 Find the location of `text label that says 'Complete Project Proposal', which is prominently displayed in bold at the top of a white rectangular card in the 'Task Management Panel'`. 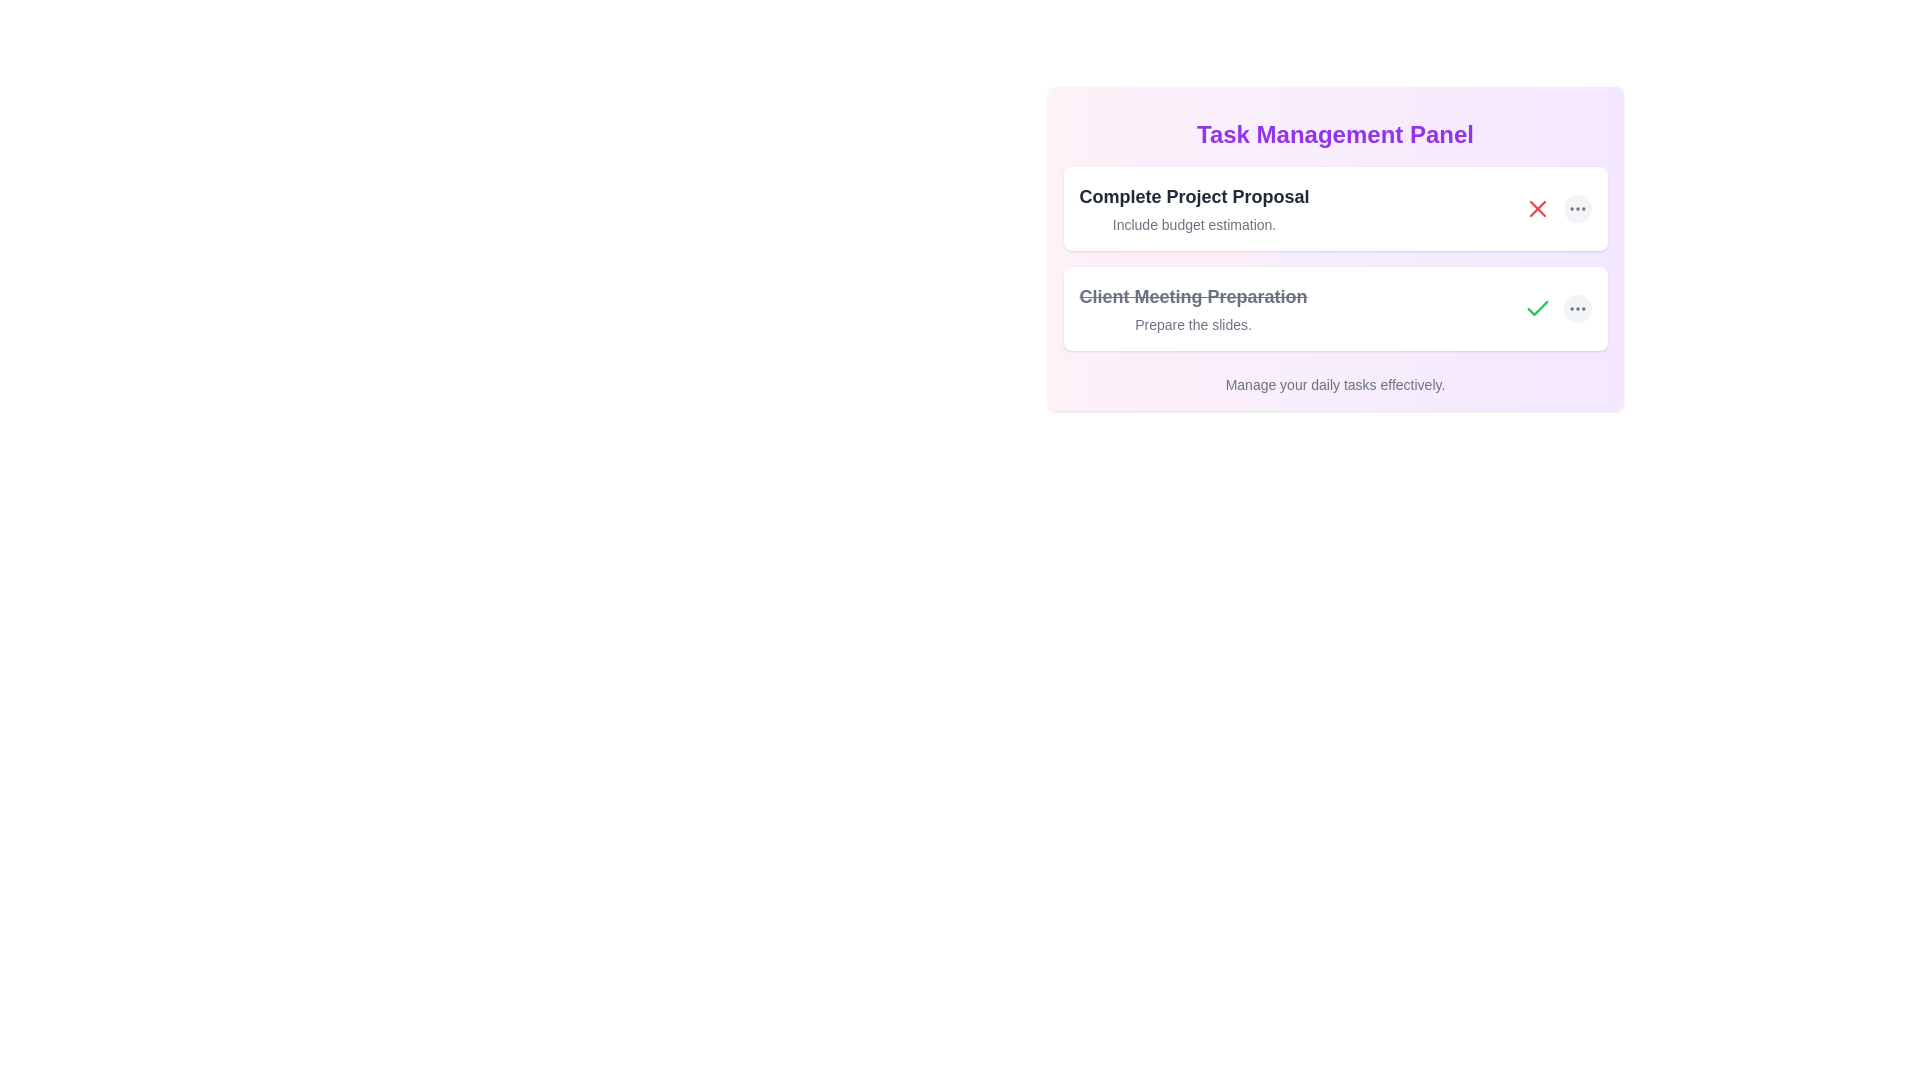

text label that says 'Complete Project Proposal', which is prominently displayed in bold at the top of a white rectangular card in the 'Task Management Panel' is located at coordinates (1194, 196).